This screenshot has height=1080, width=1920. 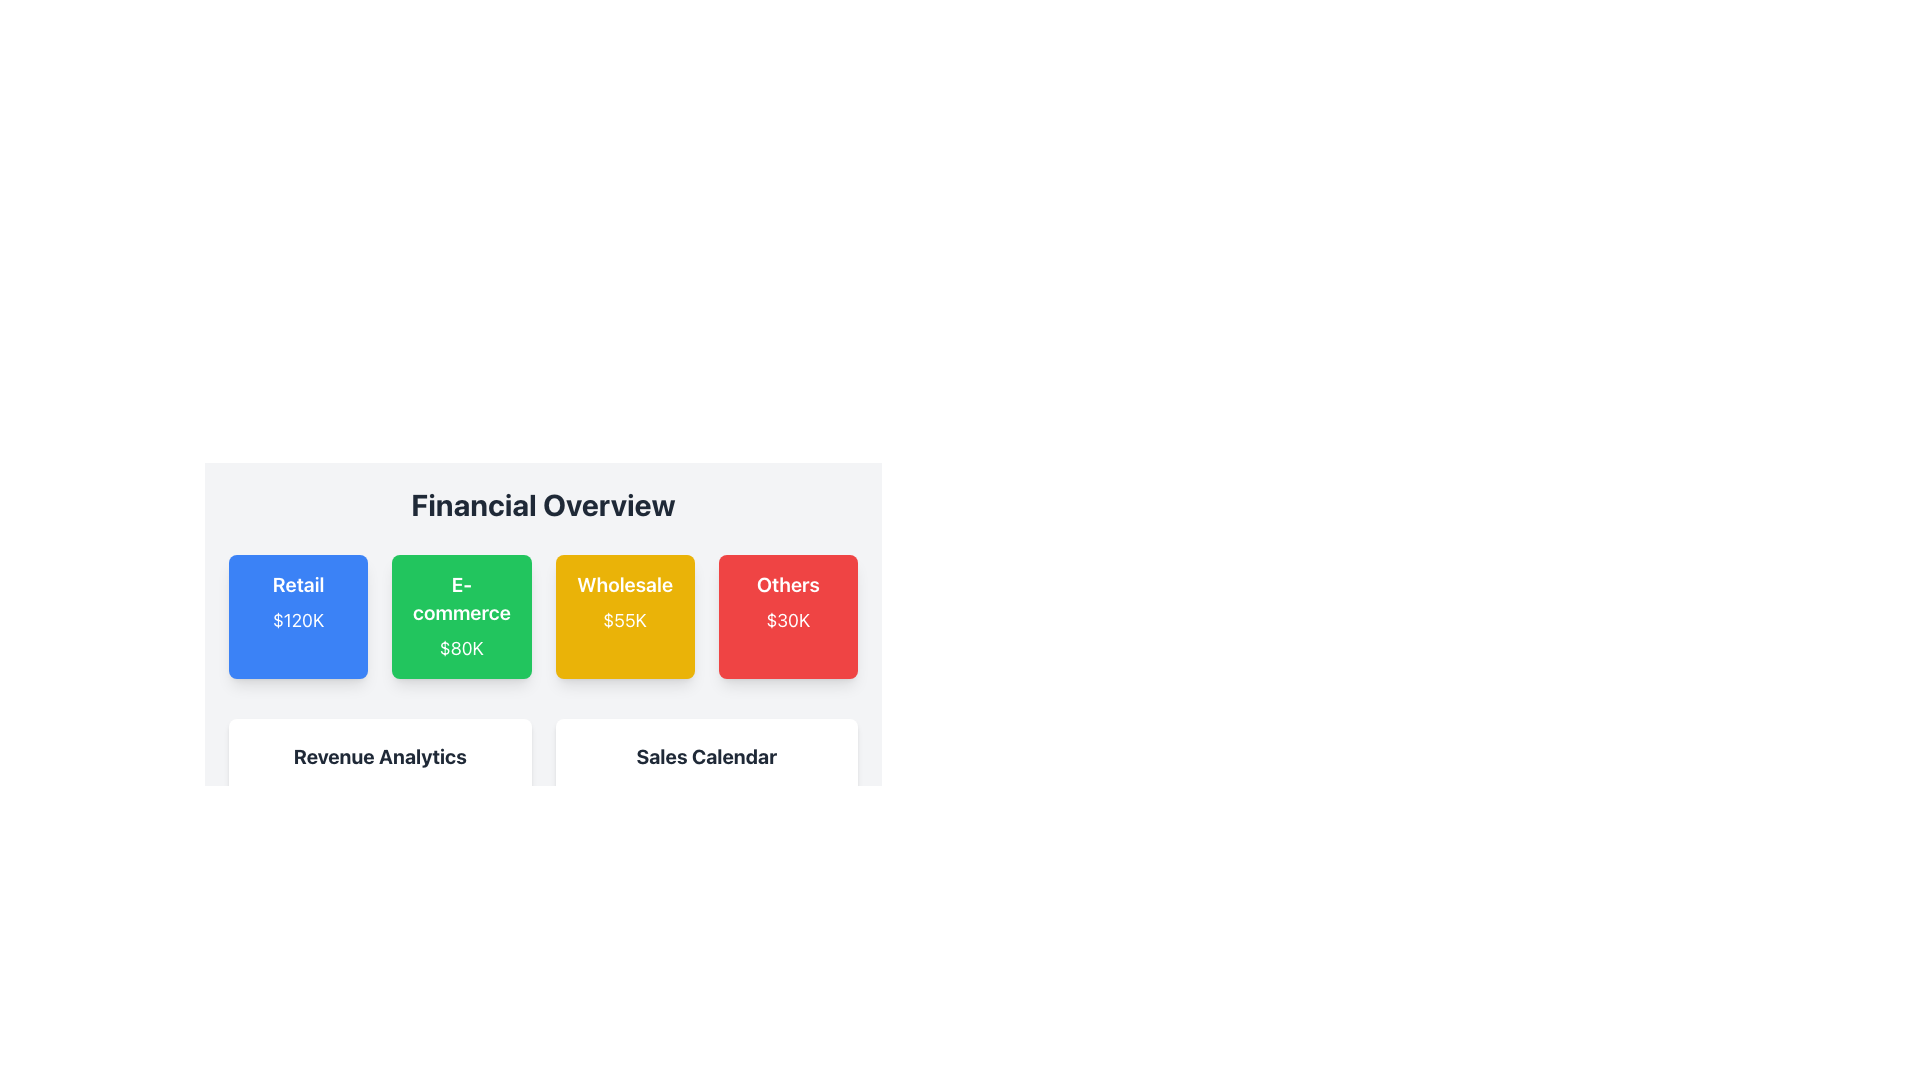 I want to click on the text label that indicates numerical values associated with the 'E-commerce' category, located inside the green rectangular component titled 'E-commerce', so click(x=460, y=648).